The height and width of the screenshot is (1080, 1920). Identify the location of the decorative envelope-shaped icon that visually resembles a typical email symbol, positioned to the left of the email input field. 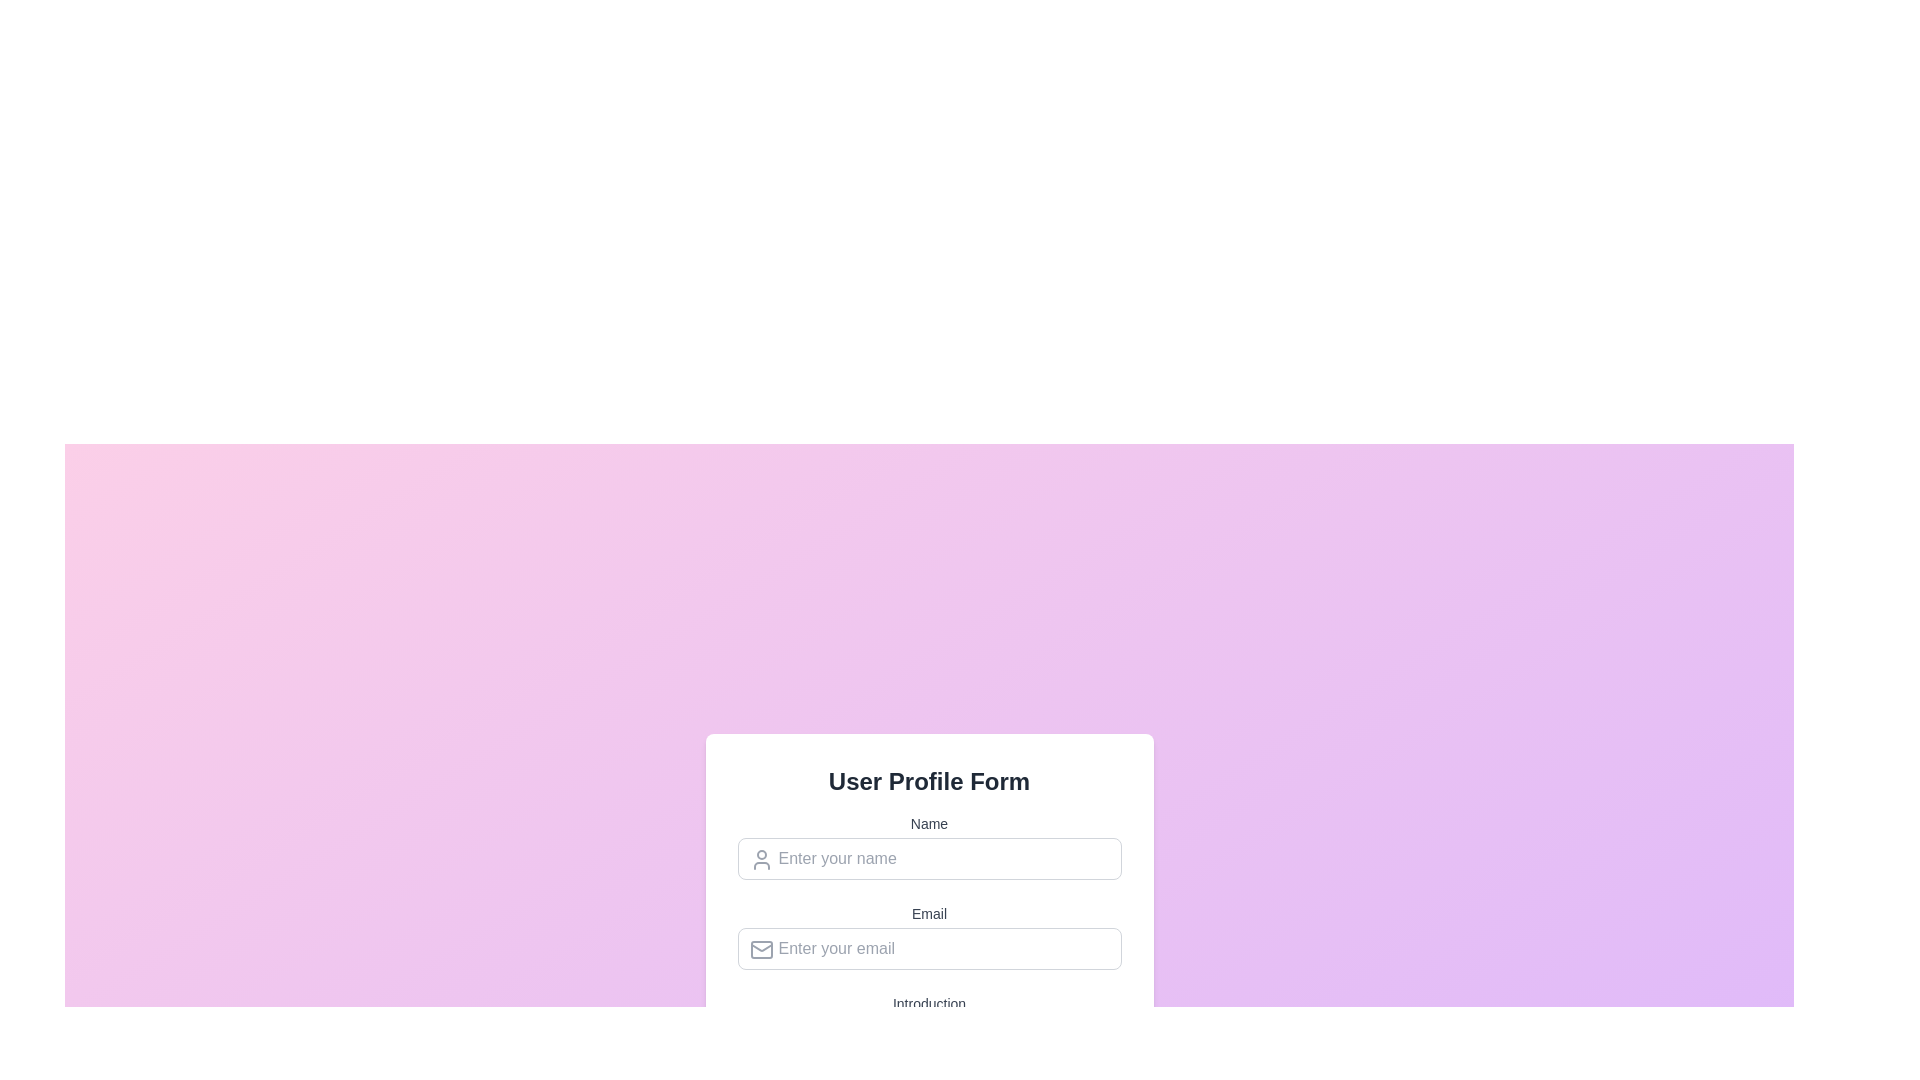
(760, 948).